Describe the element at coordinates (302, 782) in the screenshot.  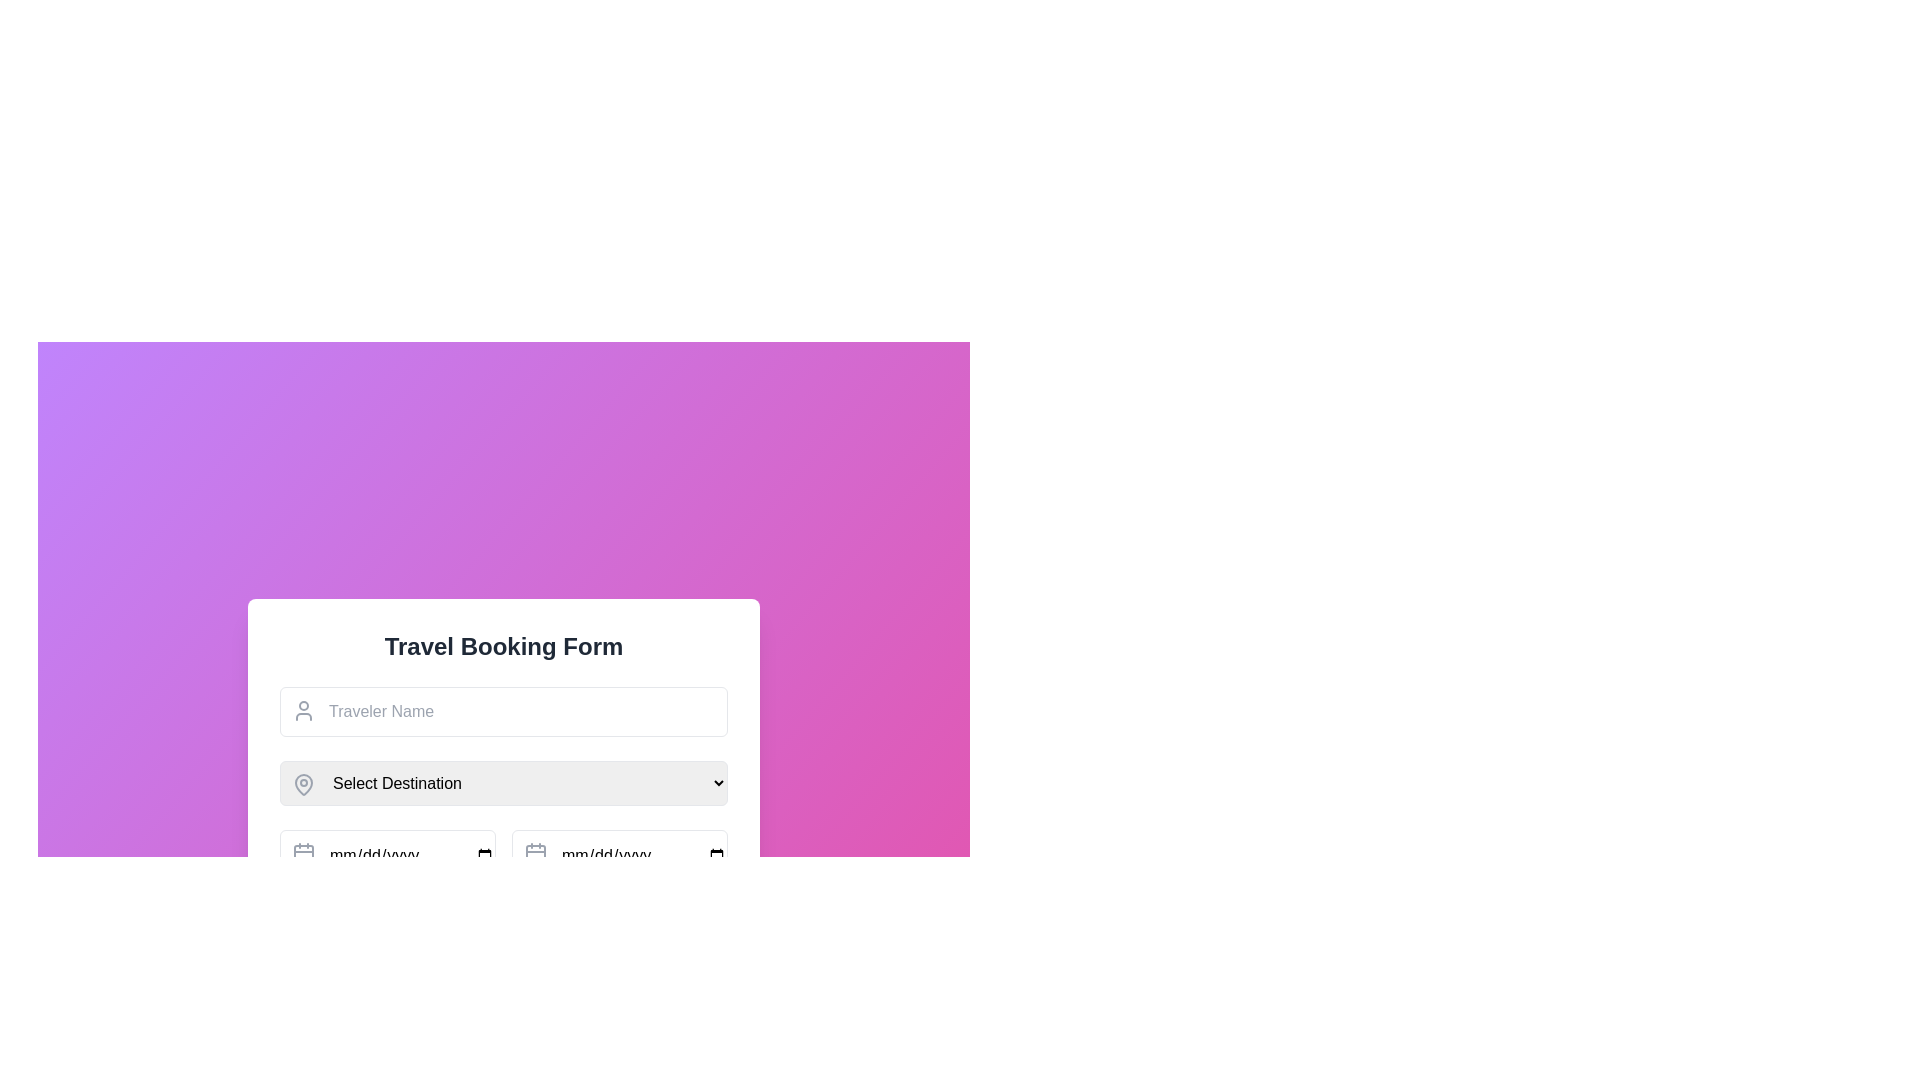
I see `the Decorative icon positioned inside the 'Select Destination' dropdown field, located to the left of the text label` at that location.